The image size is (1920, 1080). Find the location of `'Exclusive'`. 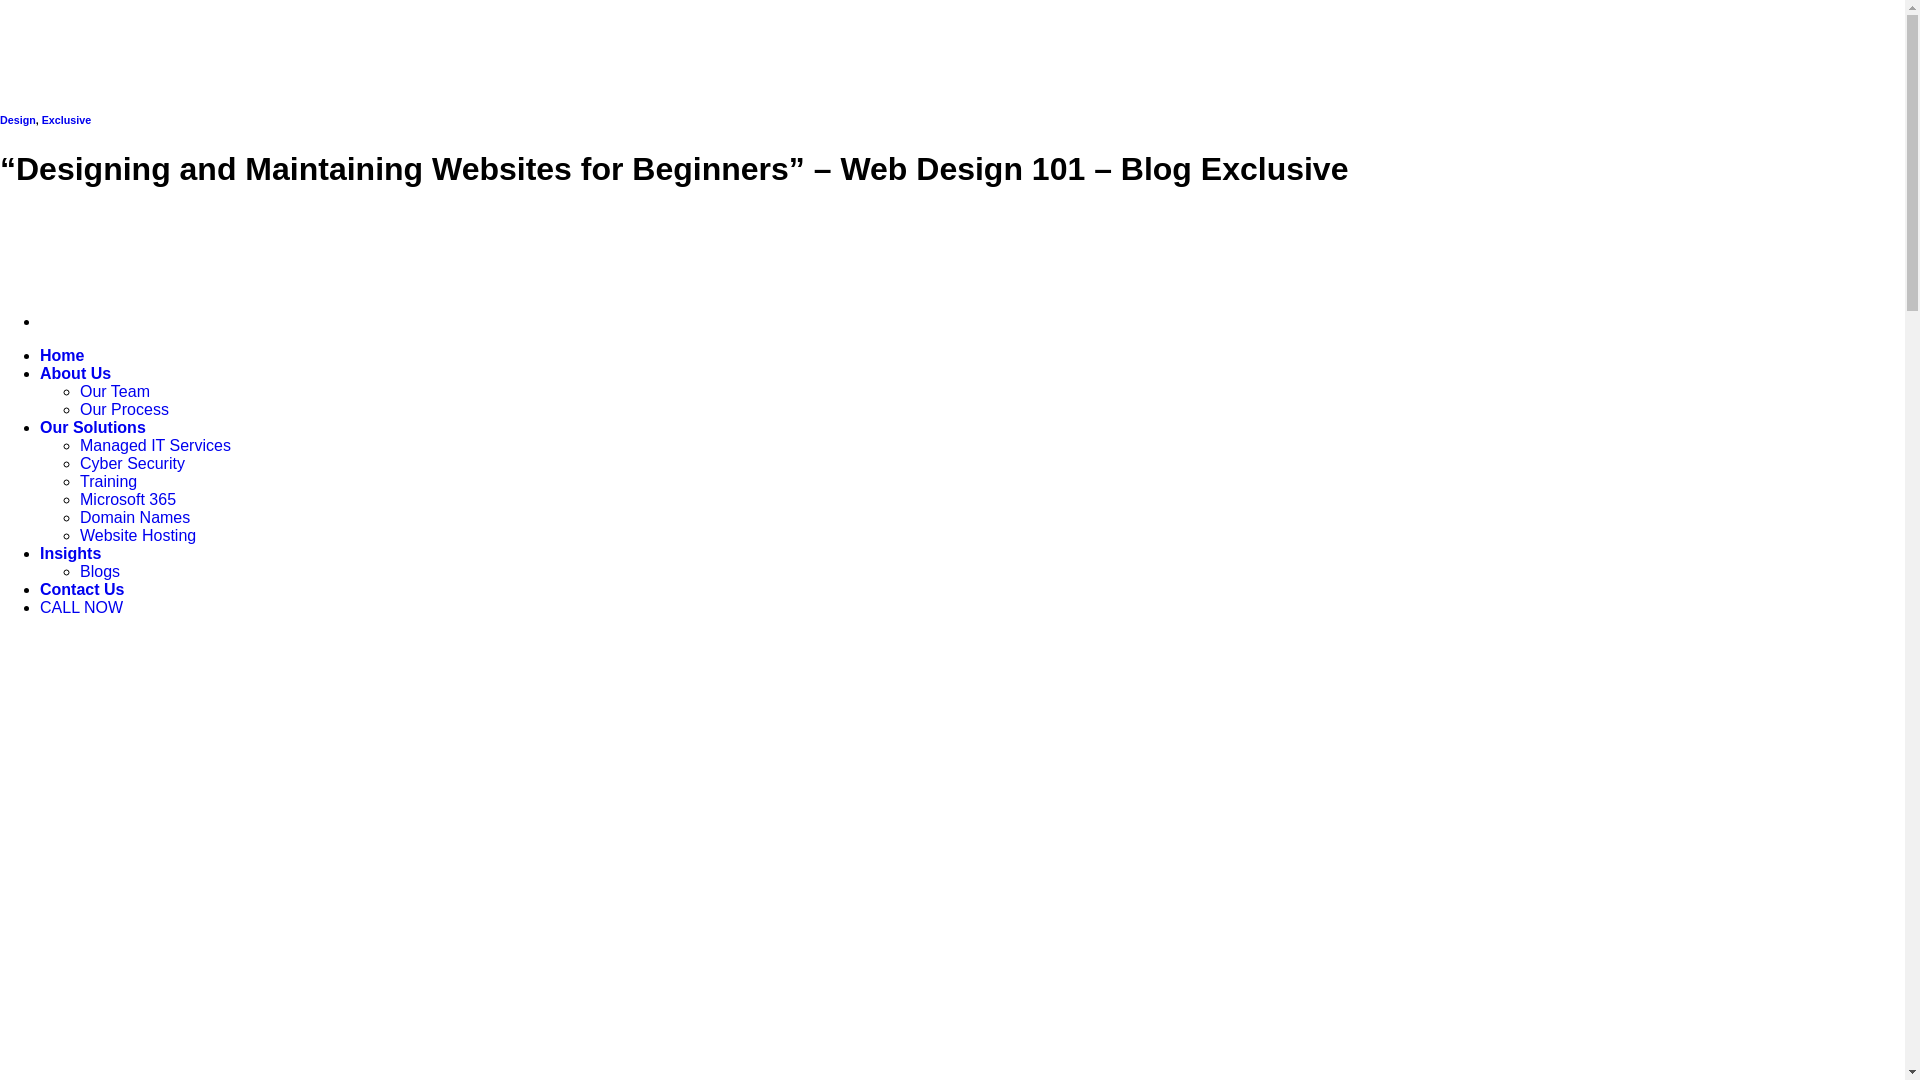

'Exclusive' is located at coordinates (66, 119).